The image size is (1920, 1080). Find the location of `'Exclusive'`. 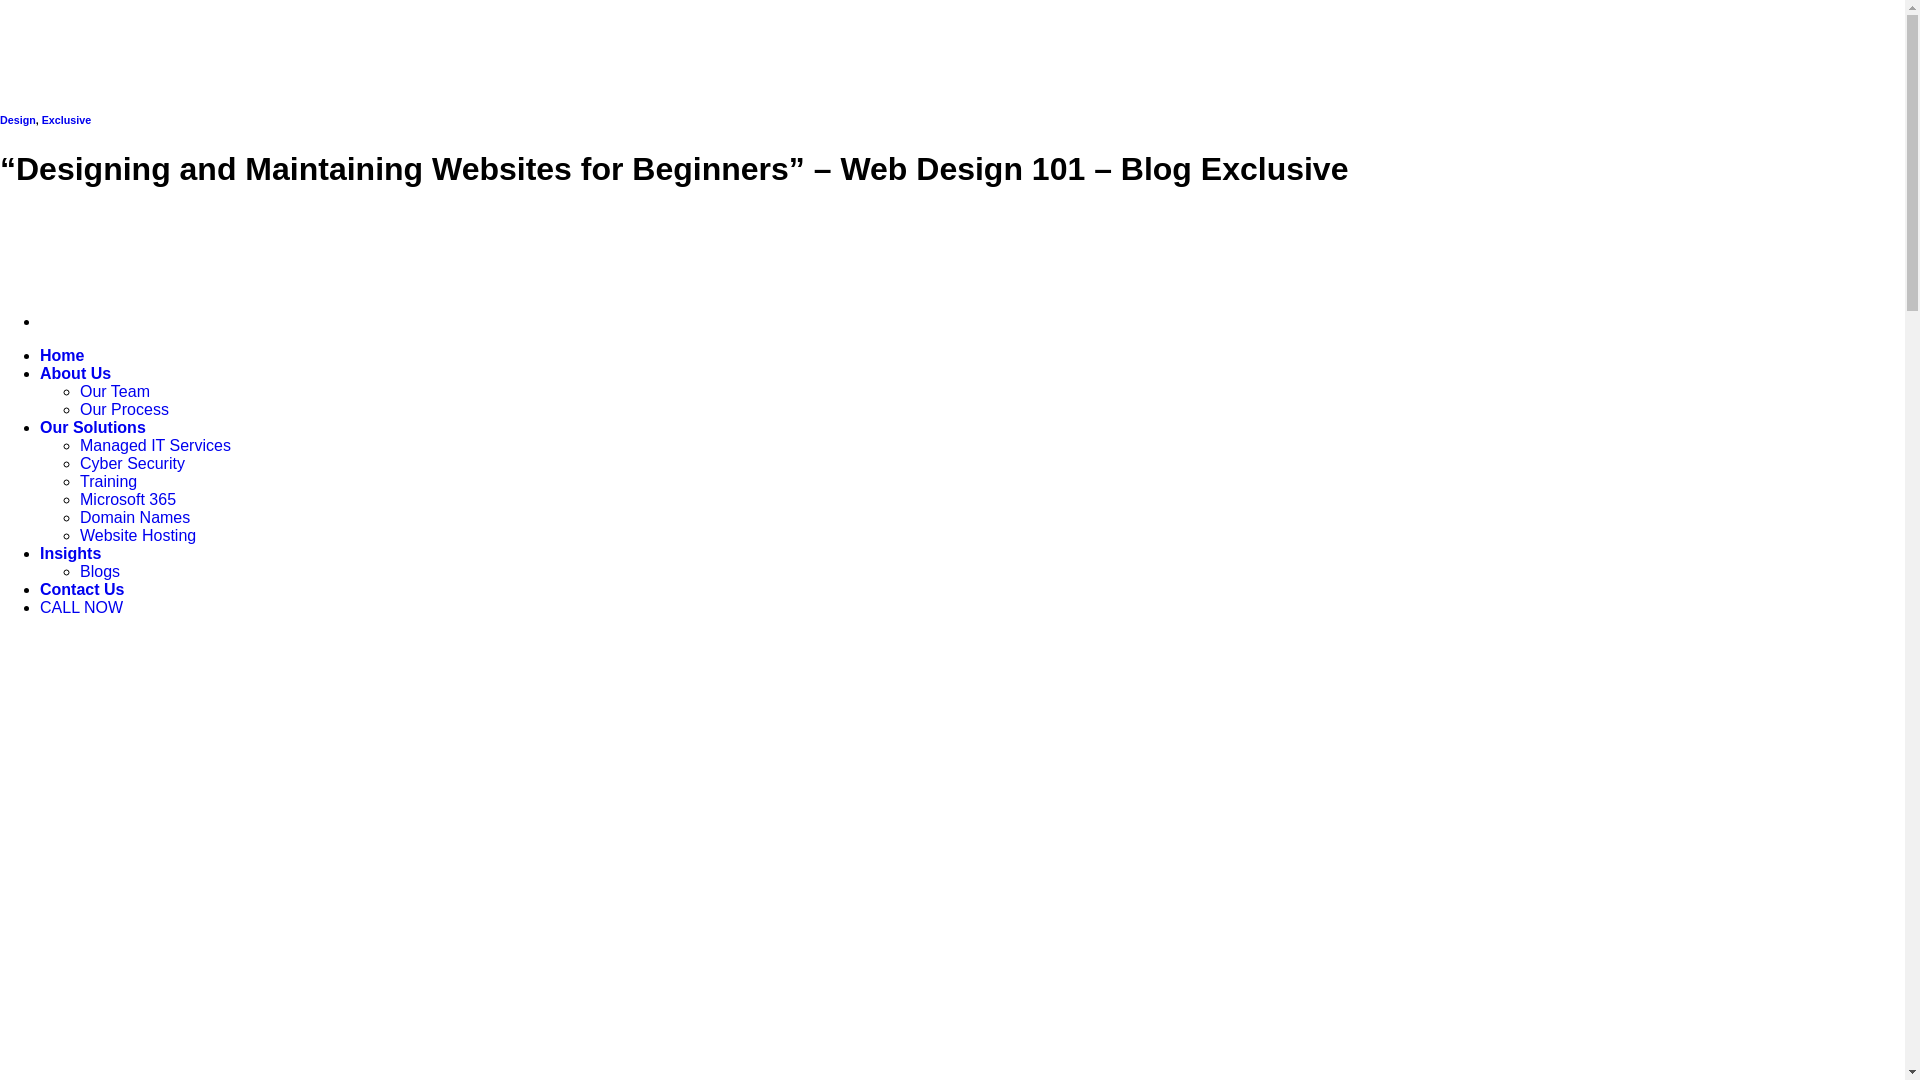

'Exclusive' is located at coordinates (66, 119).